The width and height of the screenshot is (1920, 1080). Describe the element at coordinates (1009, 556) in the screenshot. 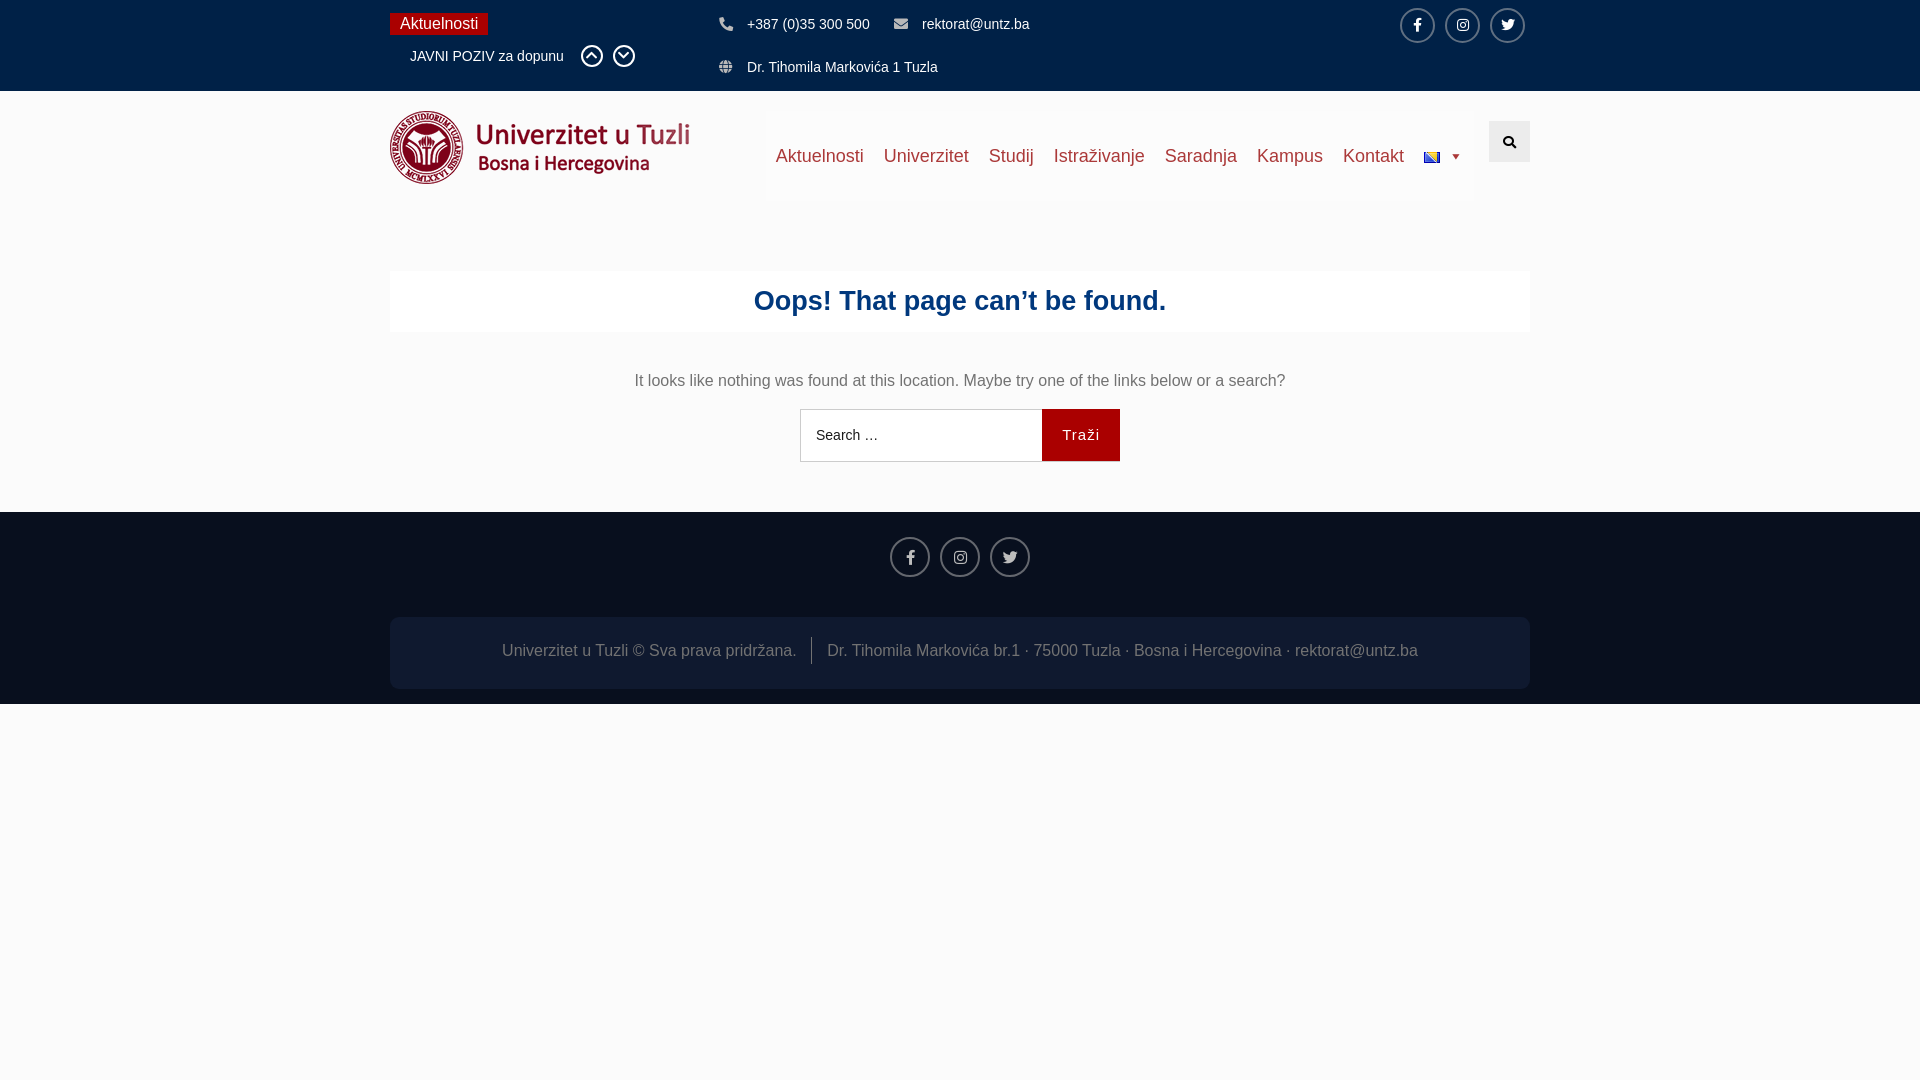

I see `'Twitter'` at that location.